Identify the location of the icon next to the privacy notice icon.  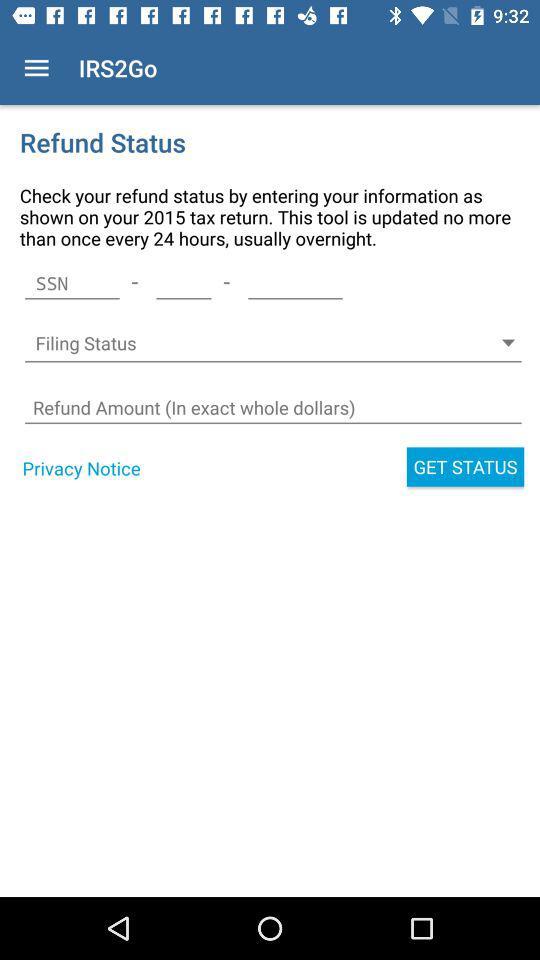
(465, 467).